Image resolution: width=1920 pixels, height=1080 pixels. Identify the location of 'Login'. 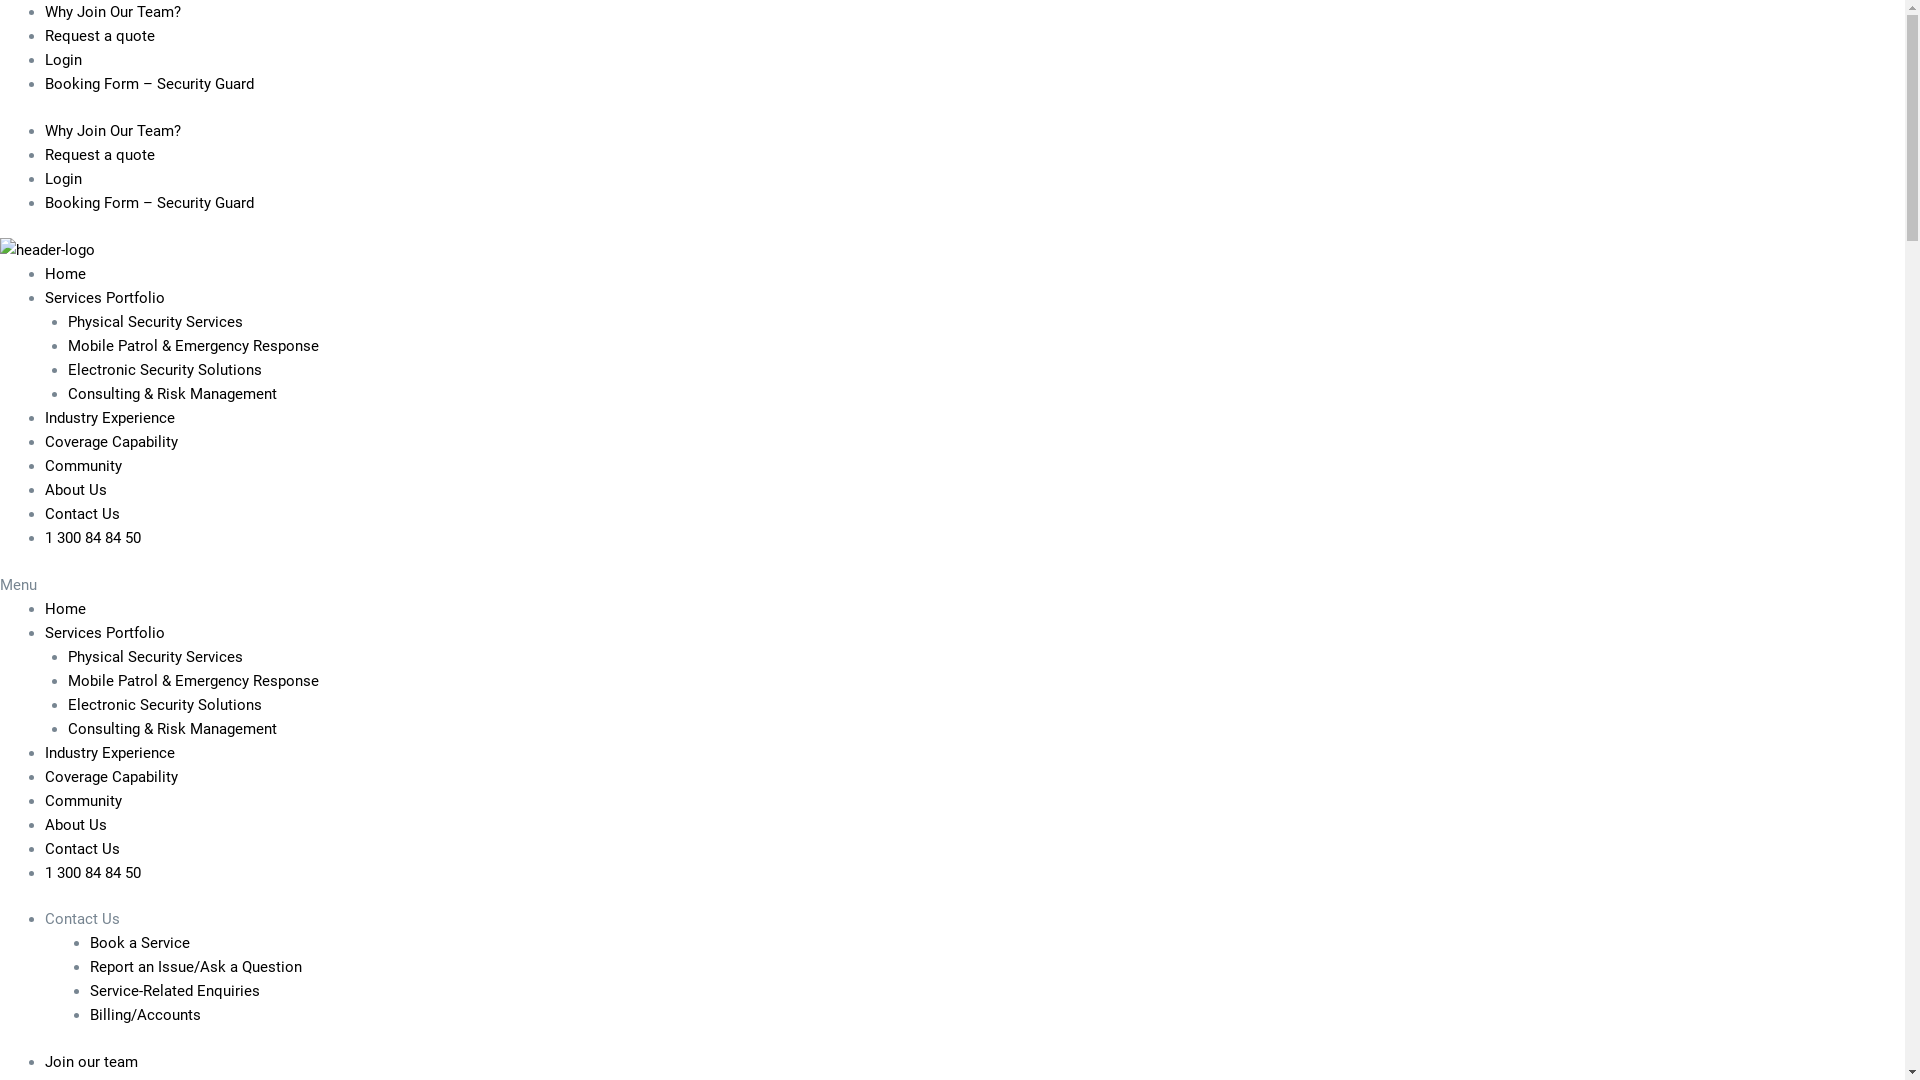
(63, 177).